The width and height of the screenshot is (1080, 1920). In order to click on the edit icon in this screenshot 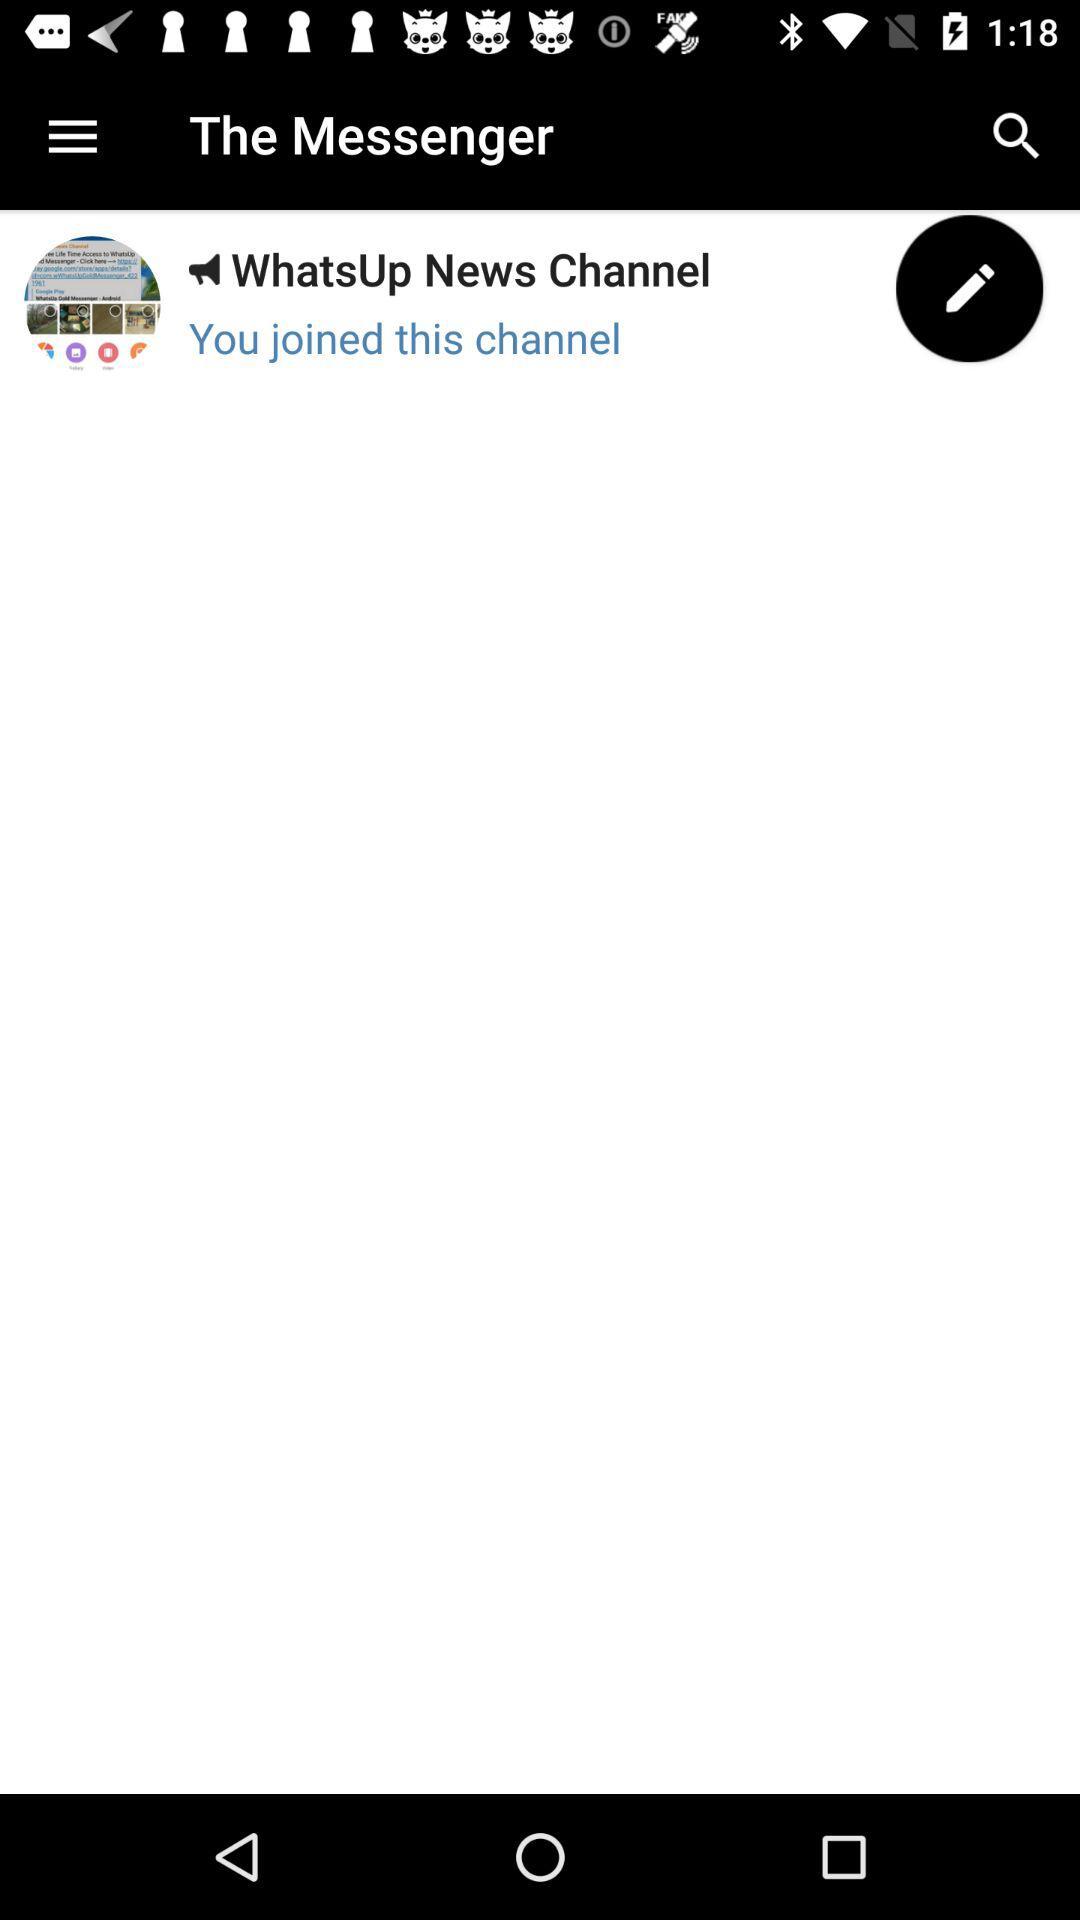, I will do `click(968, 287)`.